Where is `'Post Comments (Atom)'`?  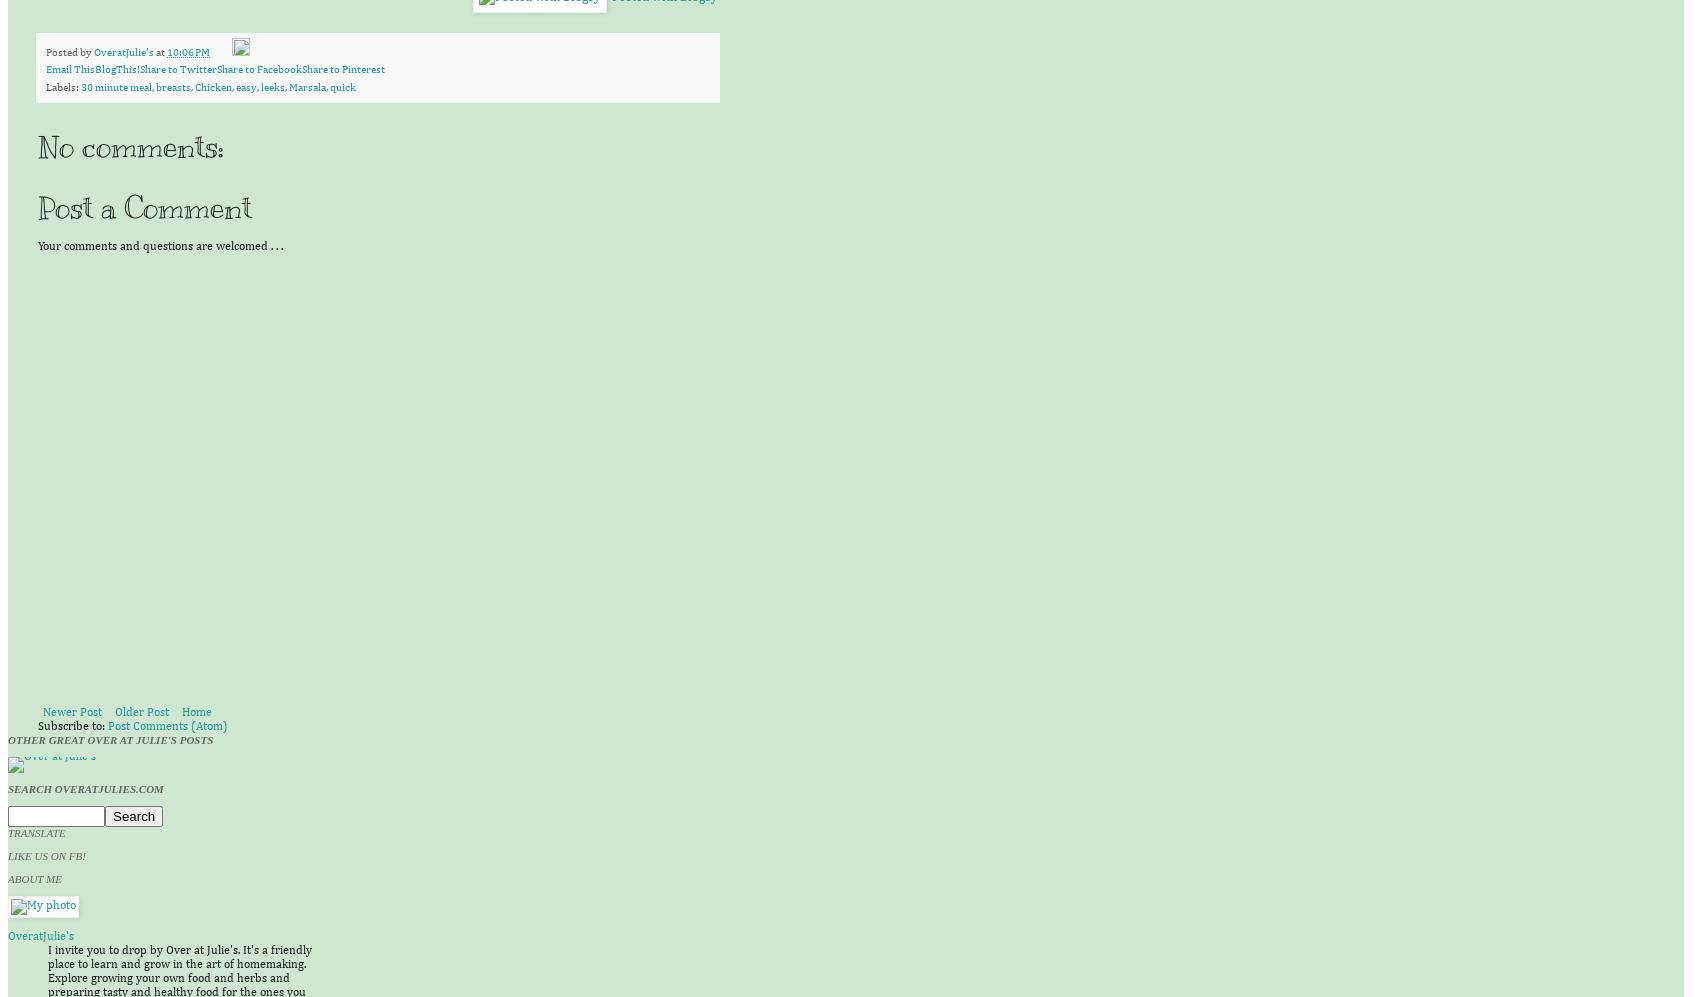
'Post Comments (Atom)' is located at coordinates (166, 727).